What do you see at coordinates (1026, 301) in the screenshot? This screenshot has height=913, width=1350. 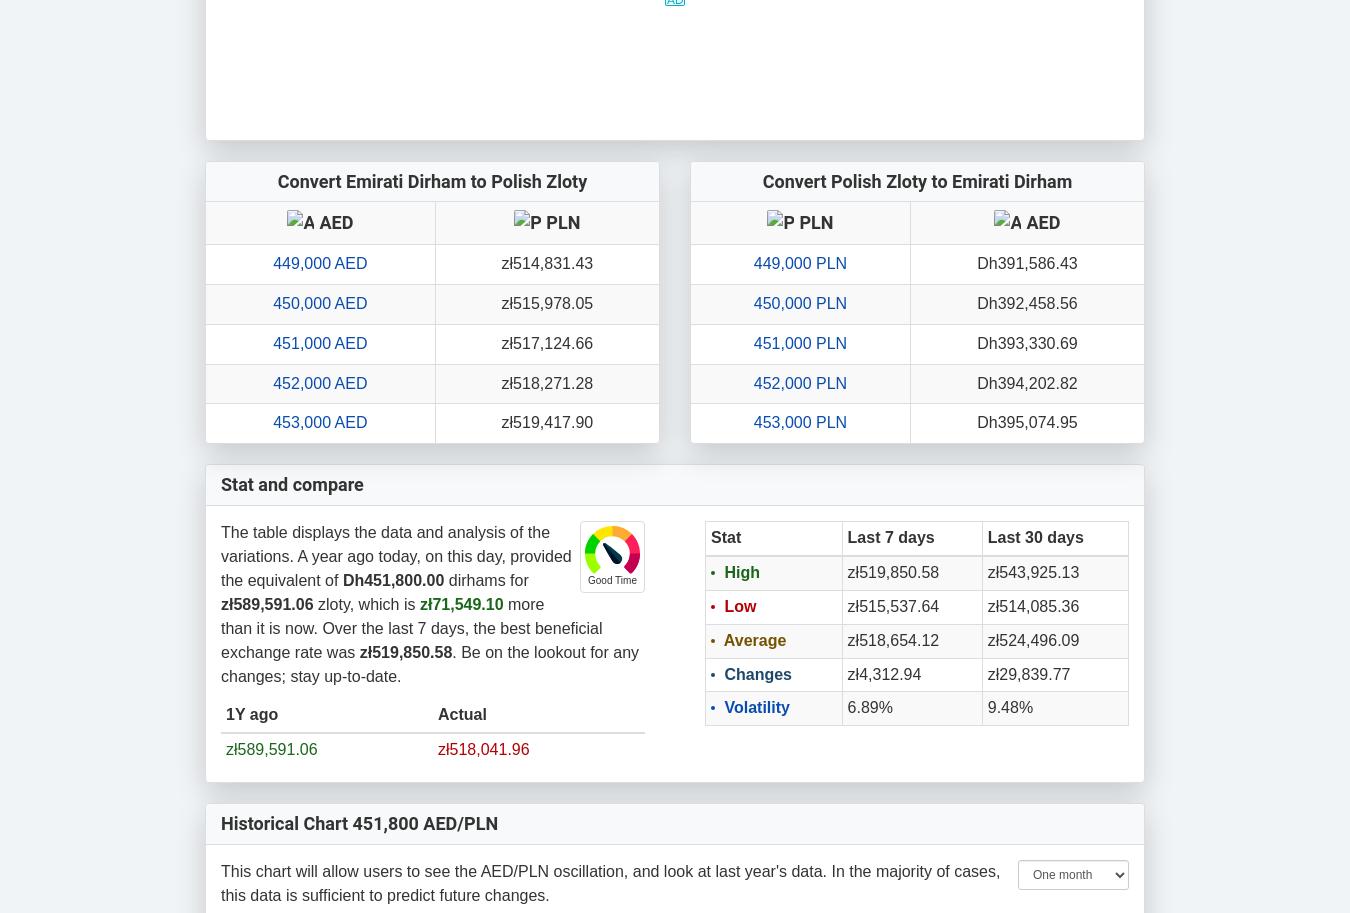 I see `'Dh392,458.56'` at bounding box center [1026, 301].